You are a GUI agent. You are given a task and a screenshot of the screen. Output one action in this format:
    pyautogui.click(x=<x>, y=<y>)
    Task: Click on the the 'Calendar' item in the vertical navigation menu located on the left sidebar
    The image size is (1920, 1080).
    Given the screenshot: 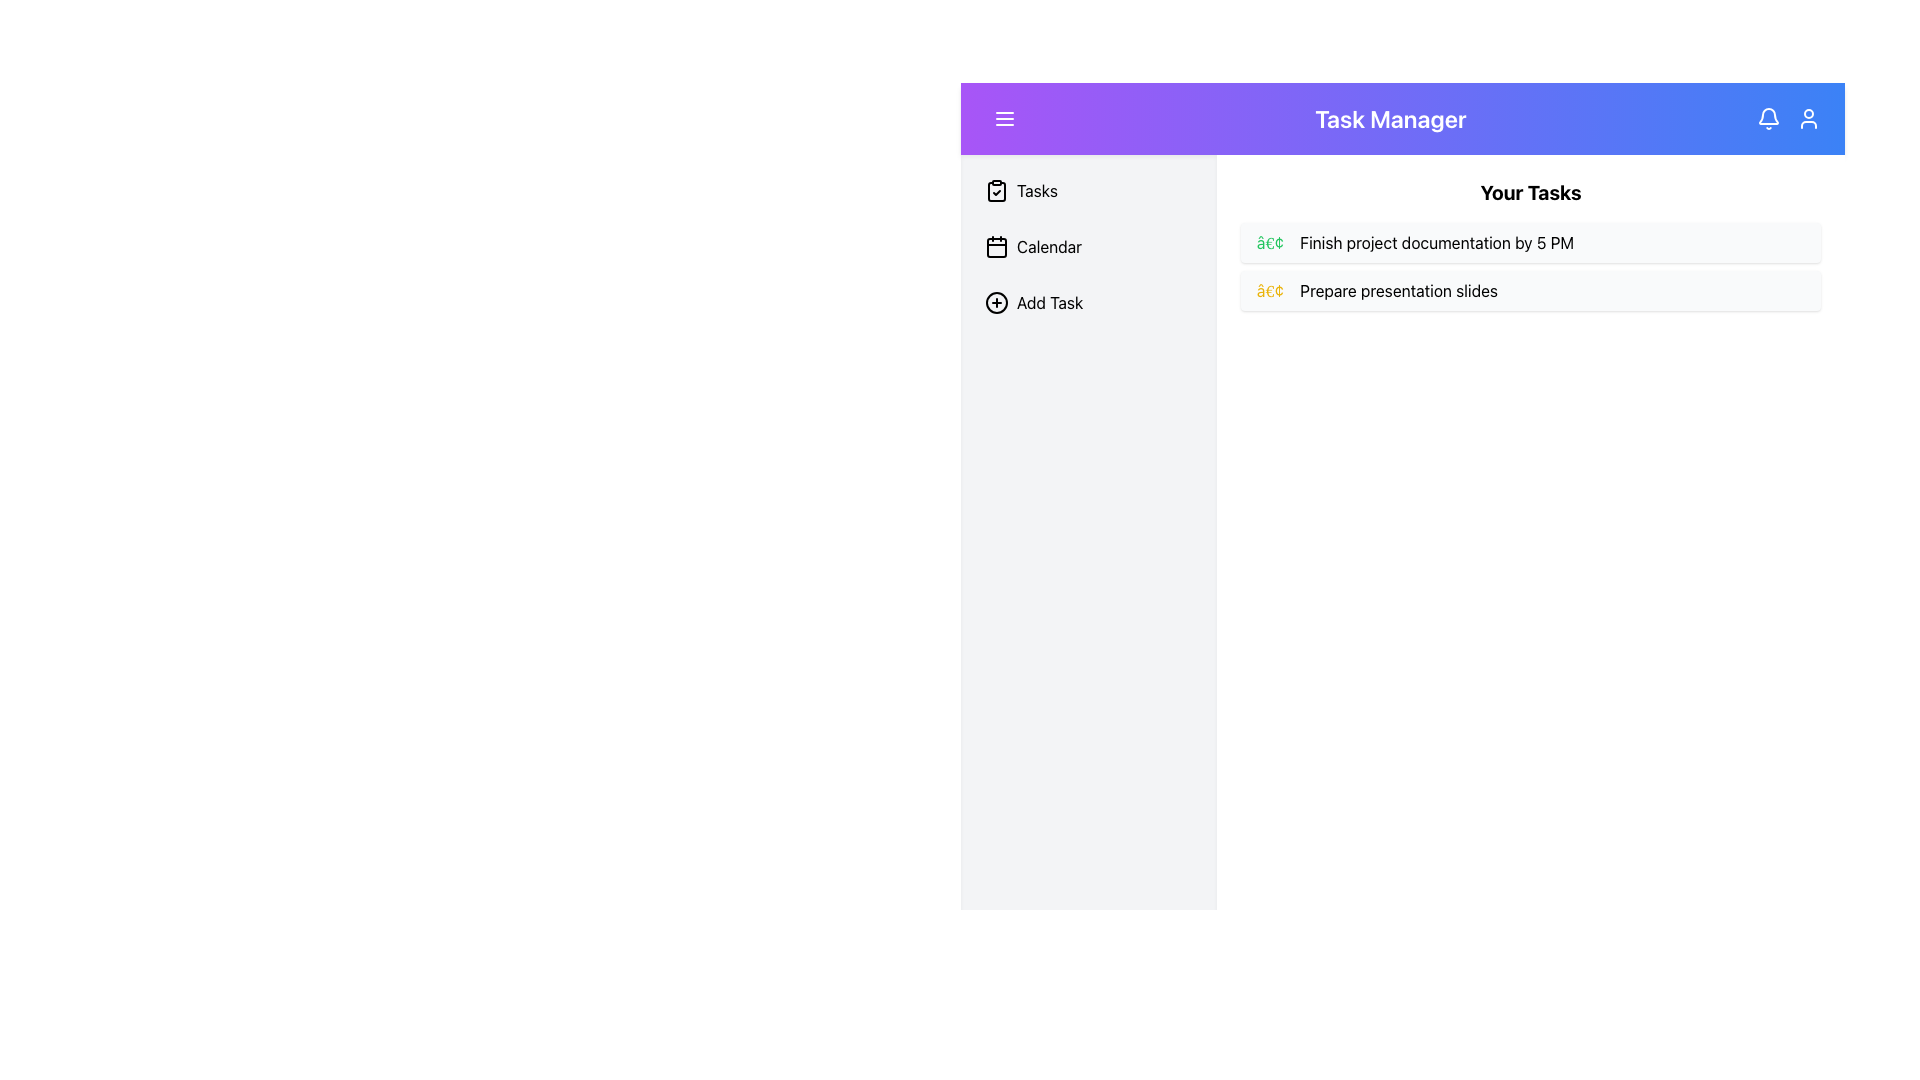 What is the action you would take?
    pyautogui.click(x=1088, y=245)
    